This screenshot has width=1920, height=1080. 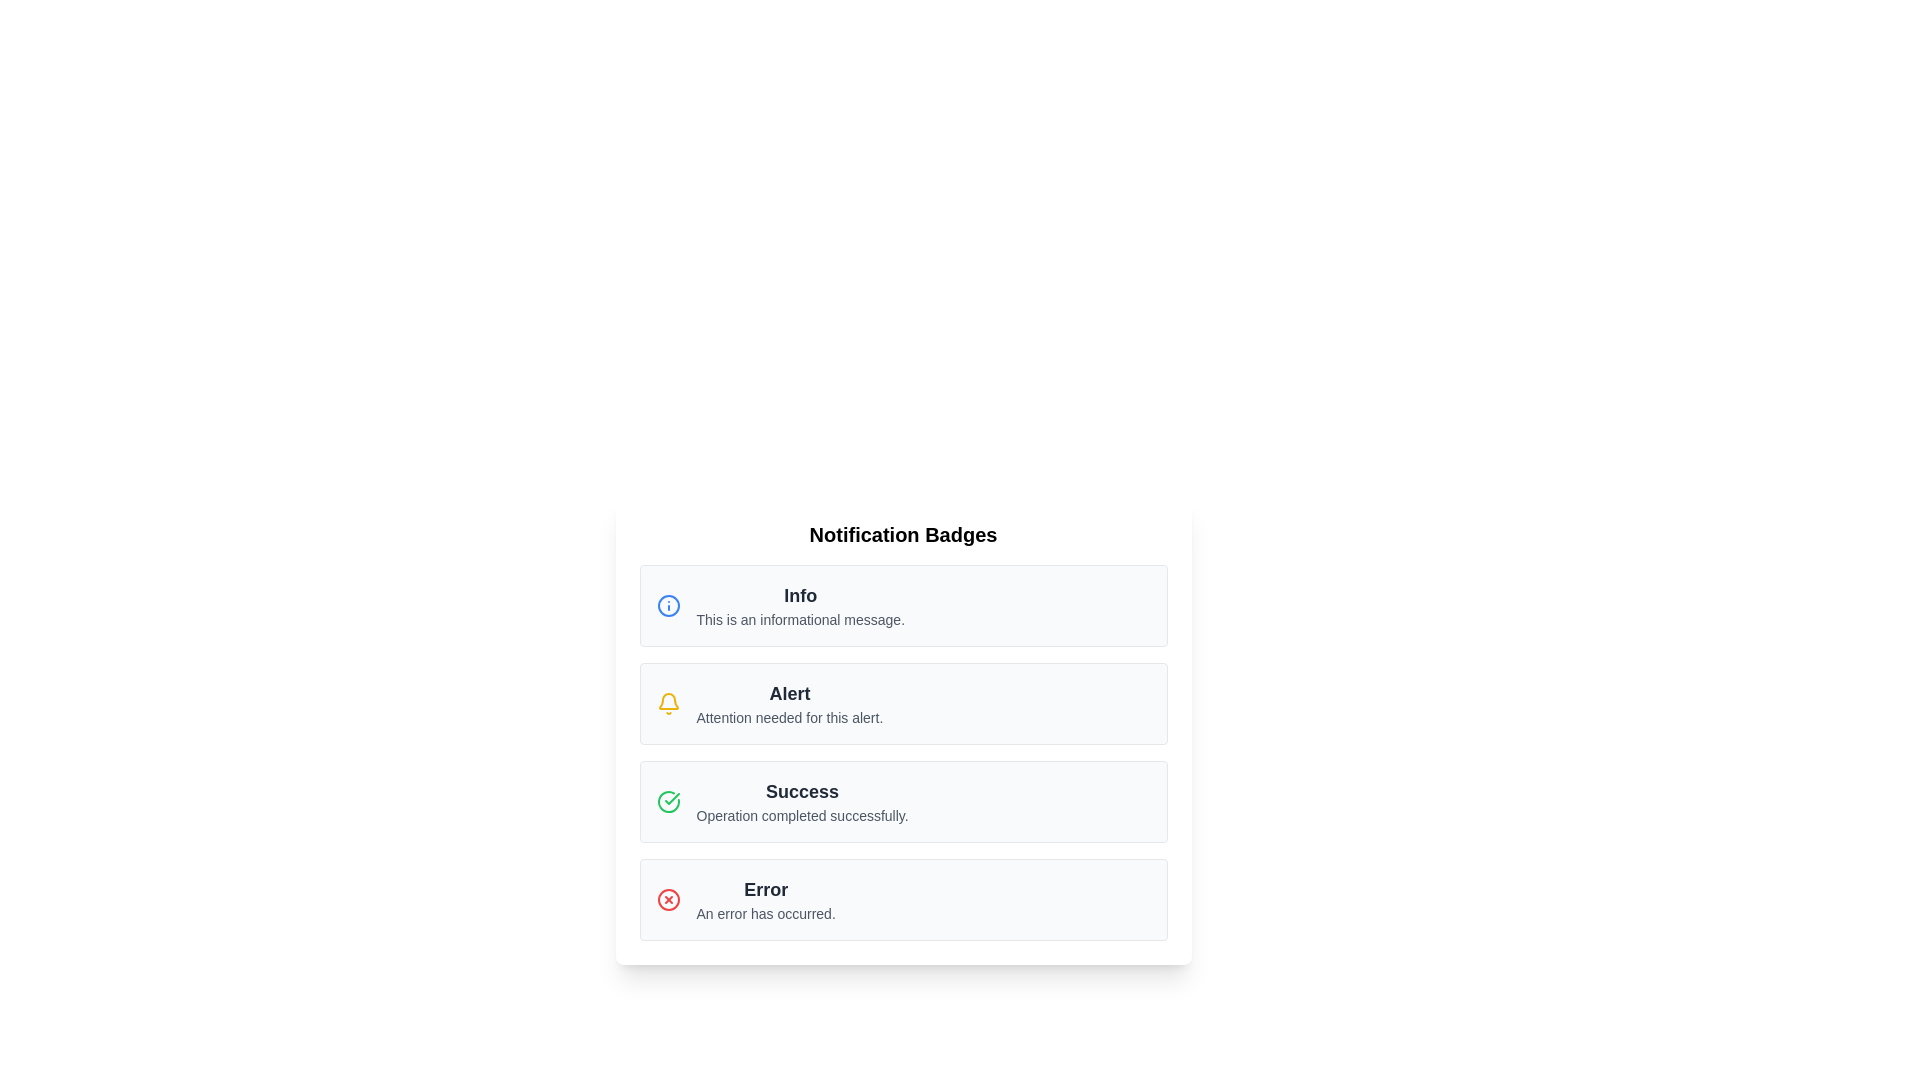 What do you see at coordinates (788, 716) in the screenshot?
I see `the descriptive text label for the 'Alert' notification, which is located below the title 'Alert' in the second notification block` at bounding box center [788, 716].